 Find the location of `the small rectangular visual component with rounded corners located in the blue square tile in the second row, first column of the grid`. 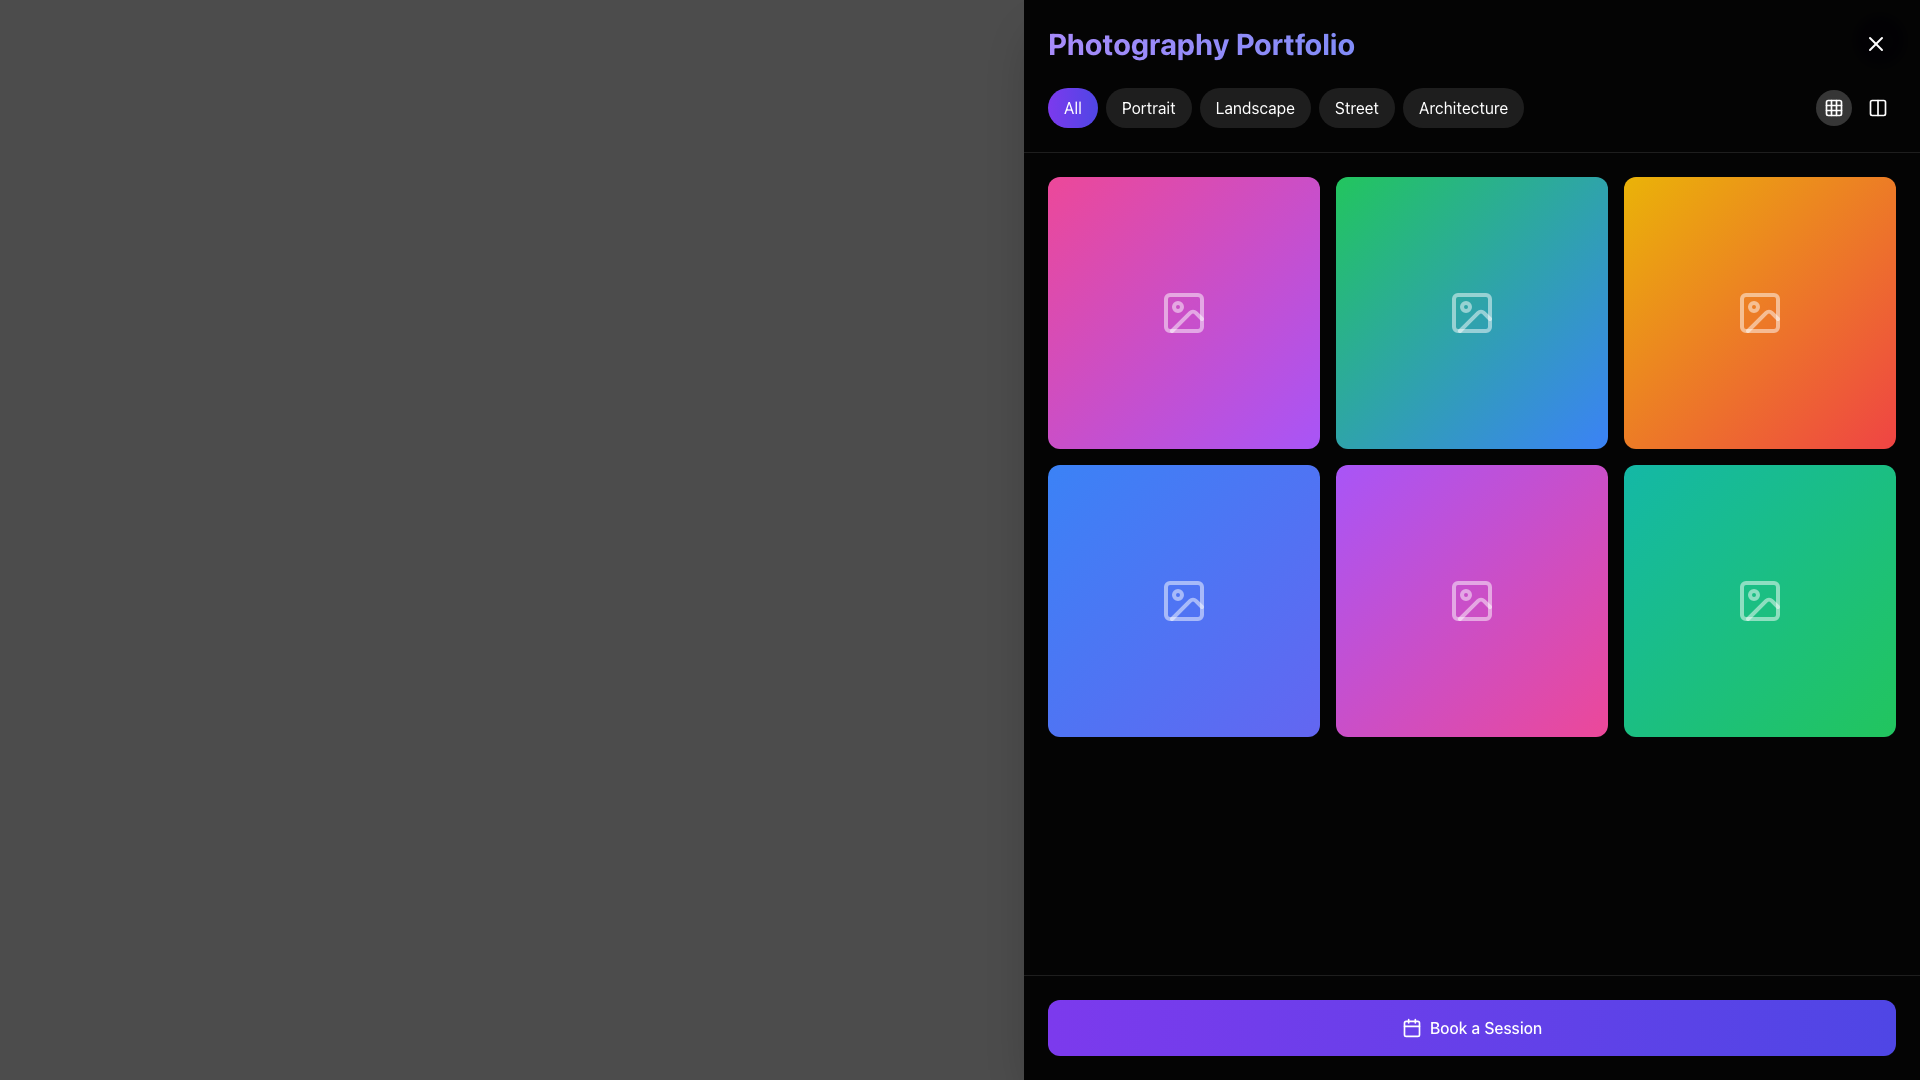

the small rectangular visual component with rounded corners located in the blue square tile in the second row, first column of the grid is located at coordinates (1184, 600).